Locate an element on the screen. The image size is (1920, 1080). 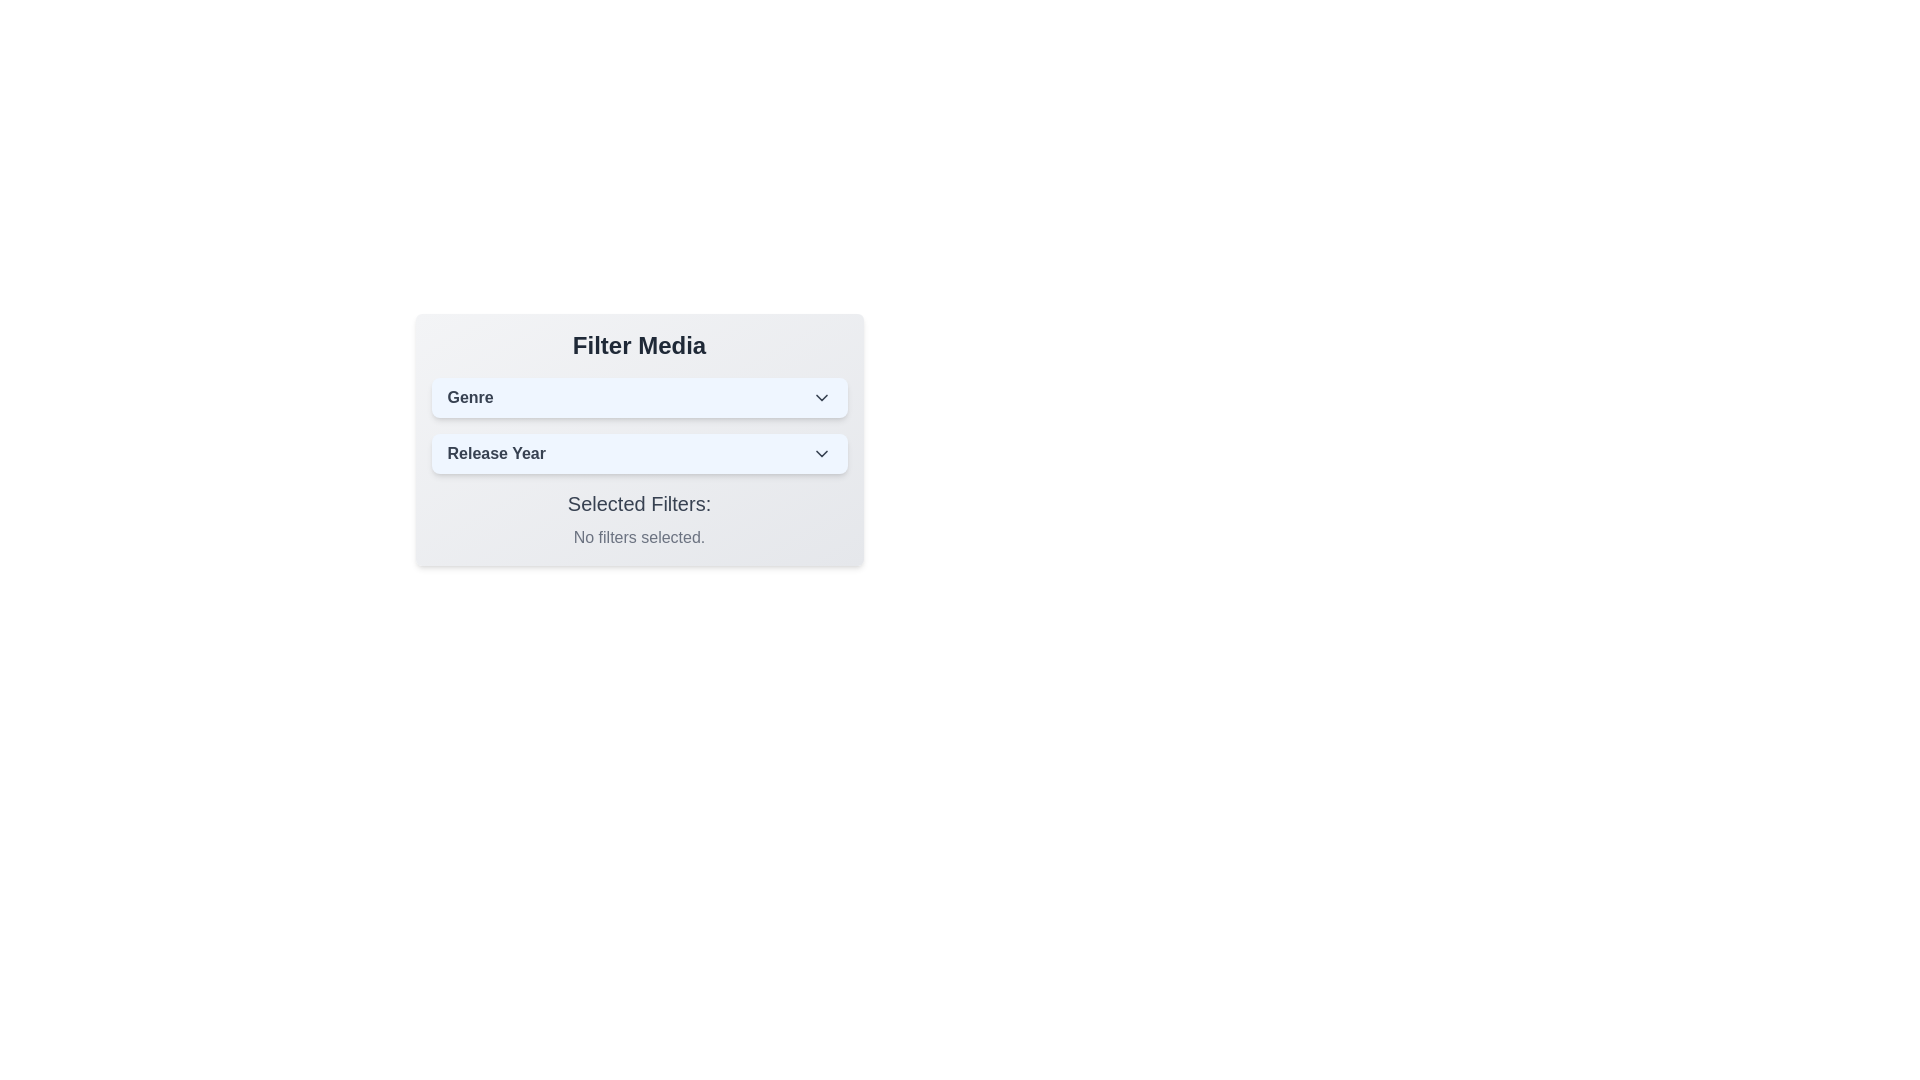
the dropdown menu located directly below the 'Filter Media' title is located at coordinates (638, 397).